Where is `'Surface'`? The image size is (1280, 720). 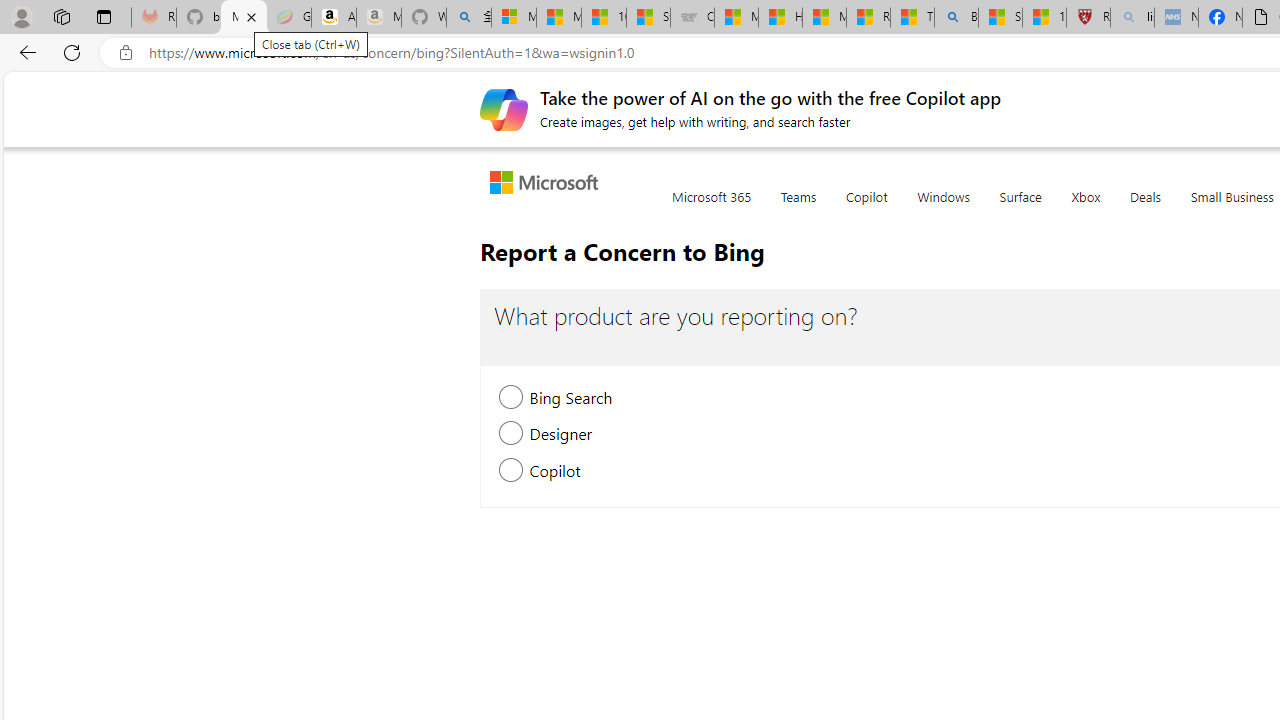
'Surface' is located at coordinates (1020, 208).